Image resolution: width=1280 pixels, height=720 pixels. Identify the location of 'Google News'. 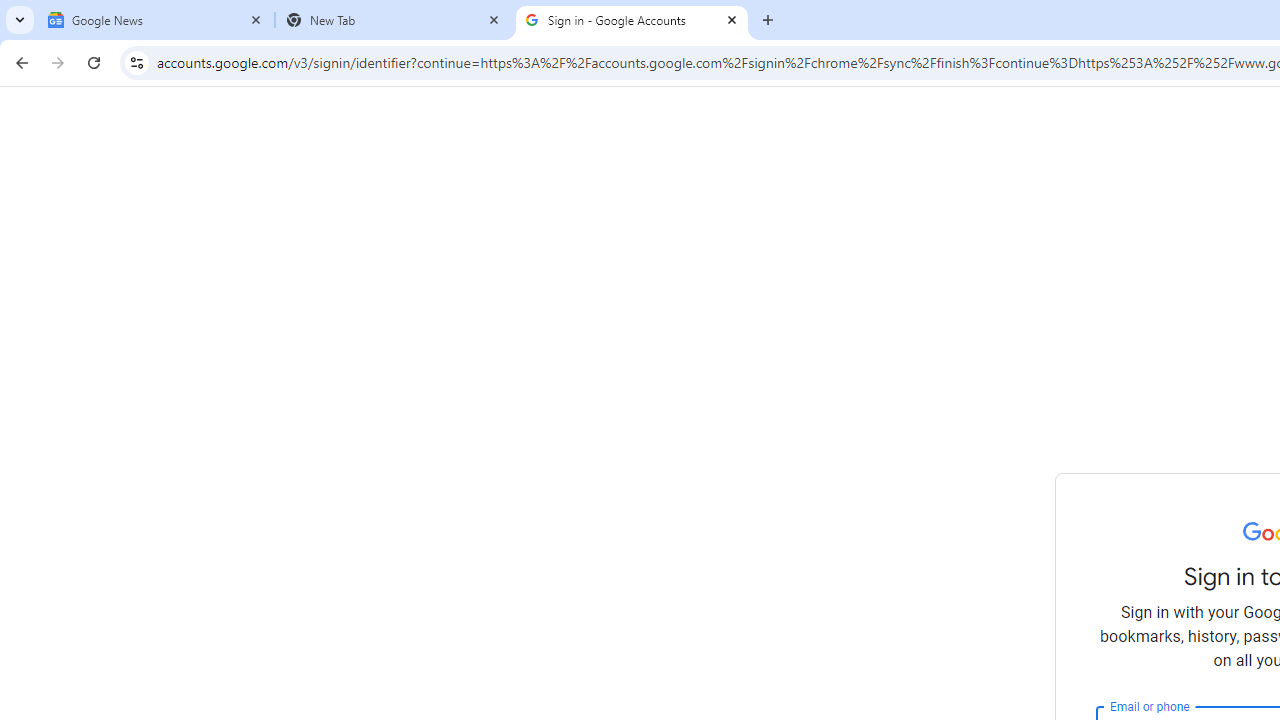
(155, 20).